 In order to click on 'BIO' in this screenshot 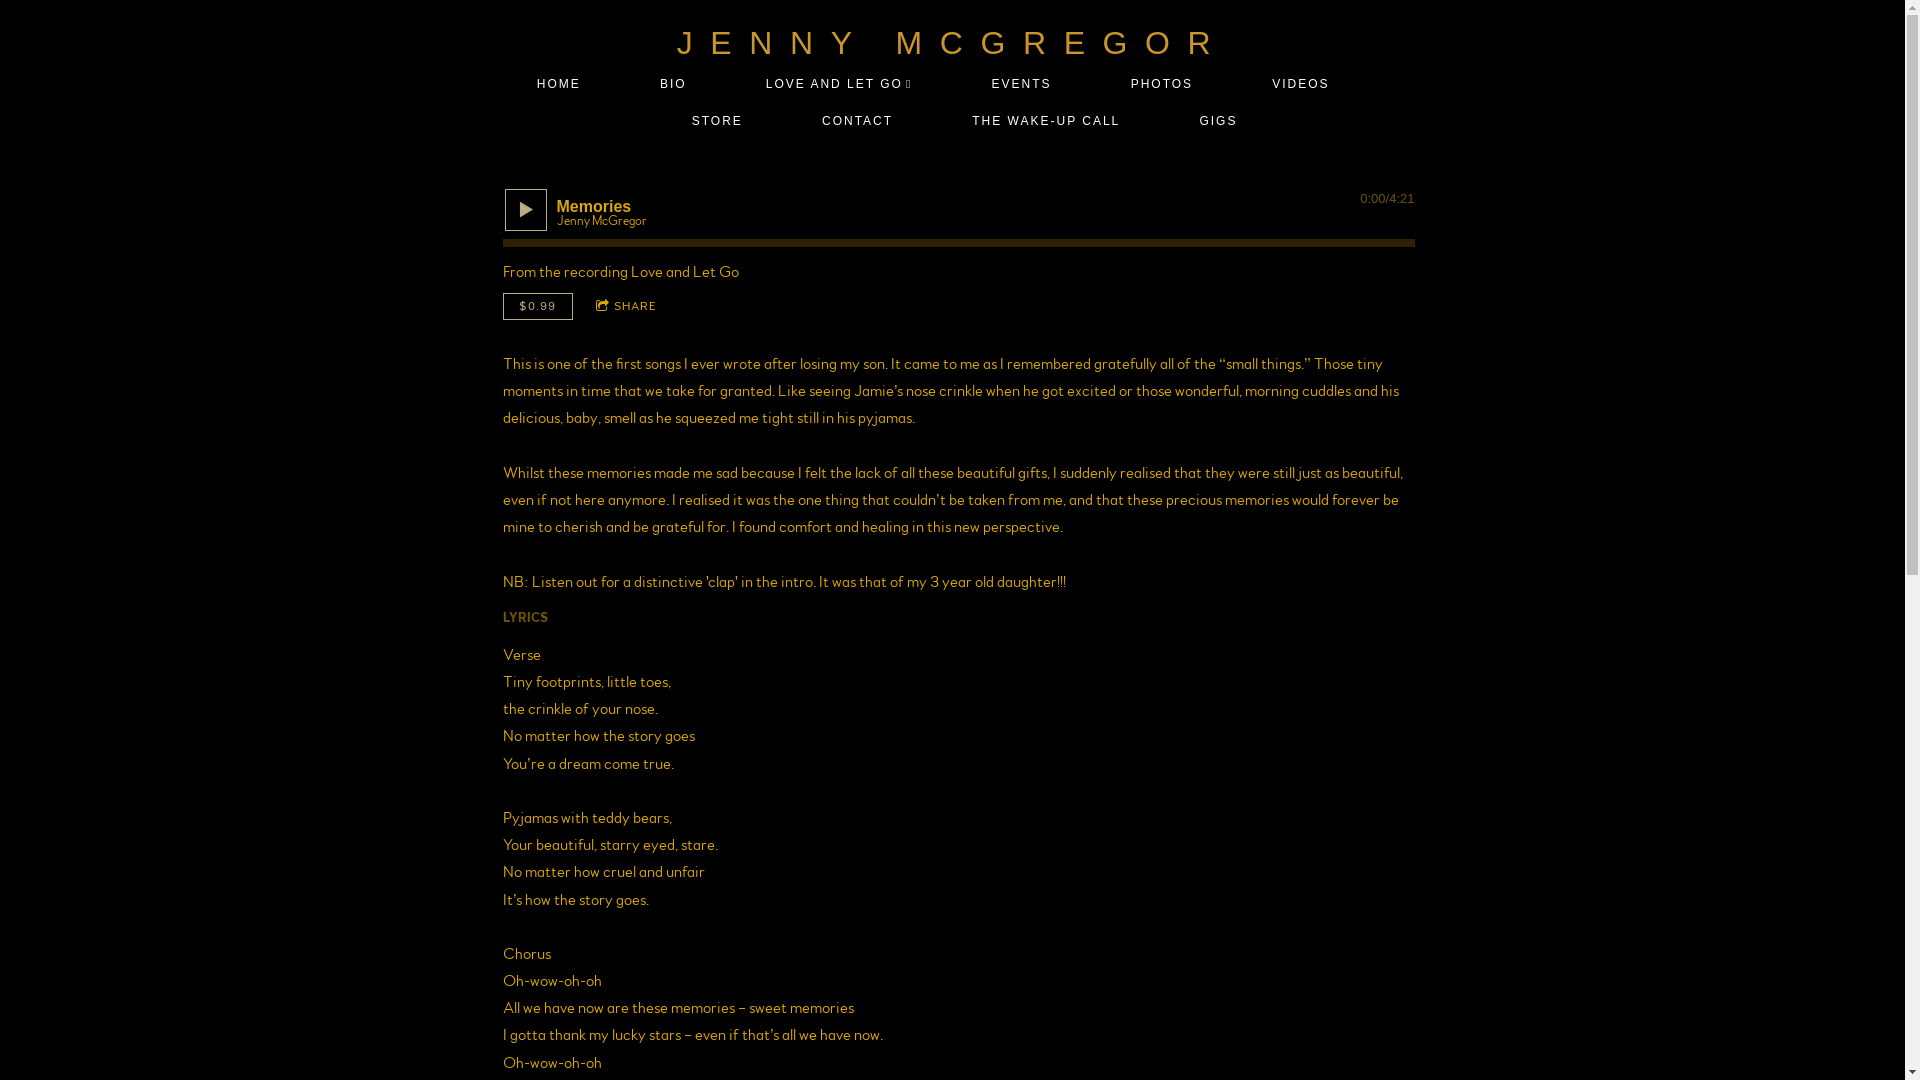, I will do `click(673, 83)`.